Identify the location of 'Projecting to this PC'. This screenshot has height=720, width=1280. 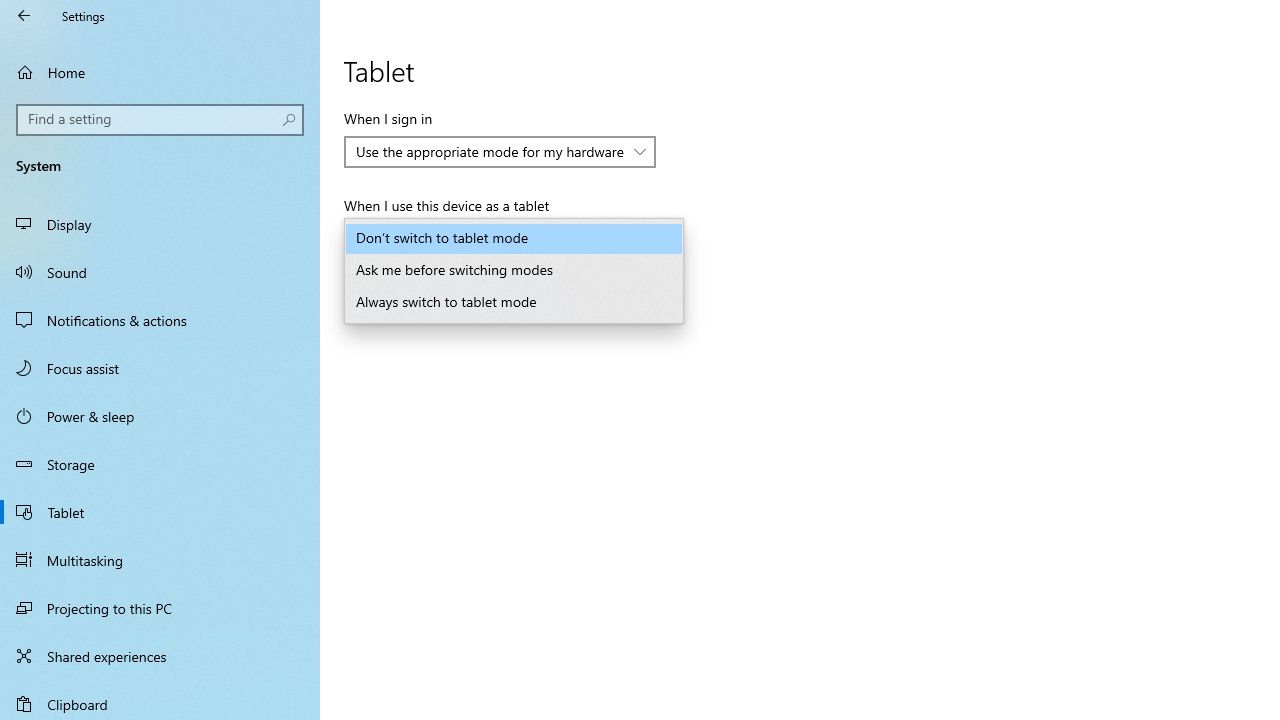
(160, 607).